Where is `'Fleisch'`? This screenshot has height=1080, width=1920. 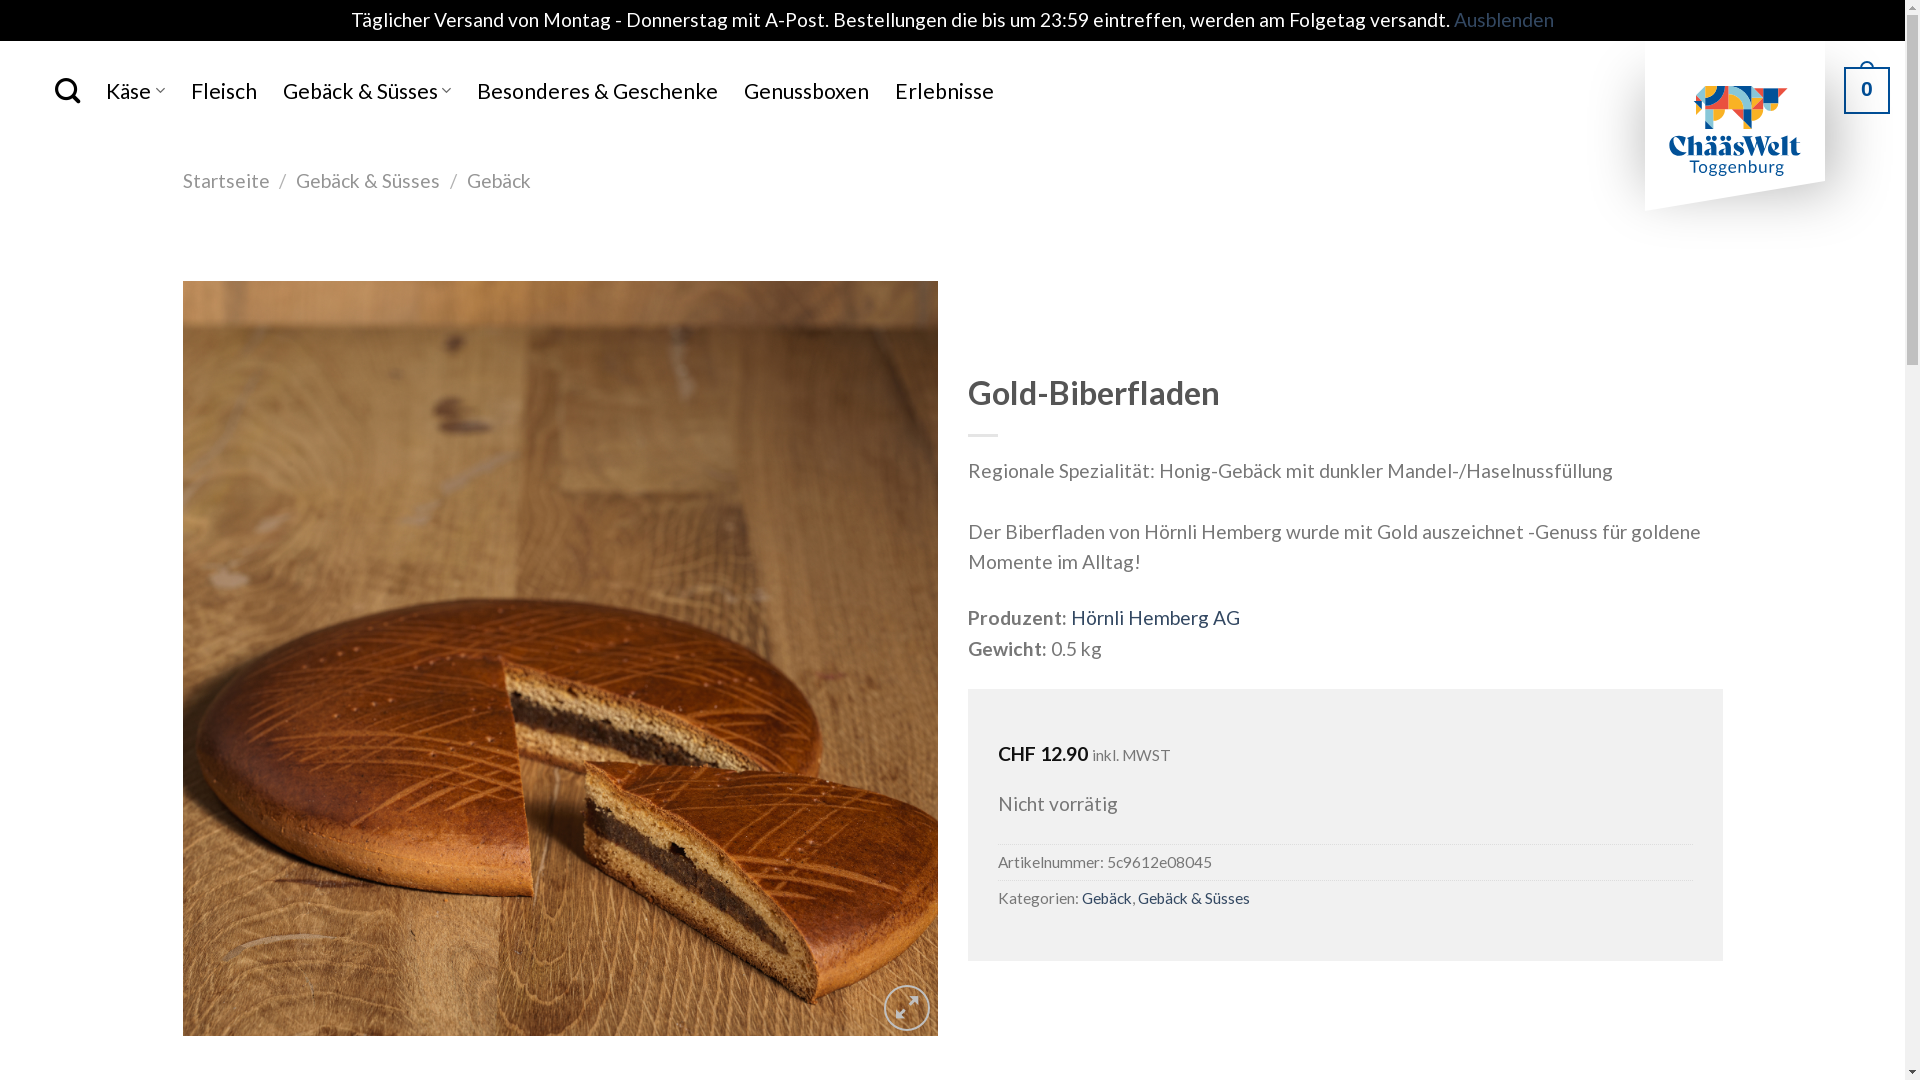
'Fleisch' is located at coordinates (224, 91).